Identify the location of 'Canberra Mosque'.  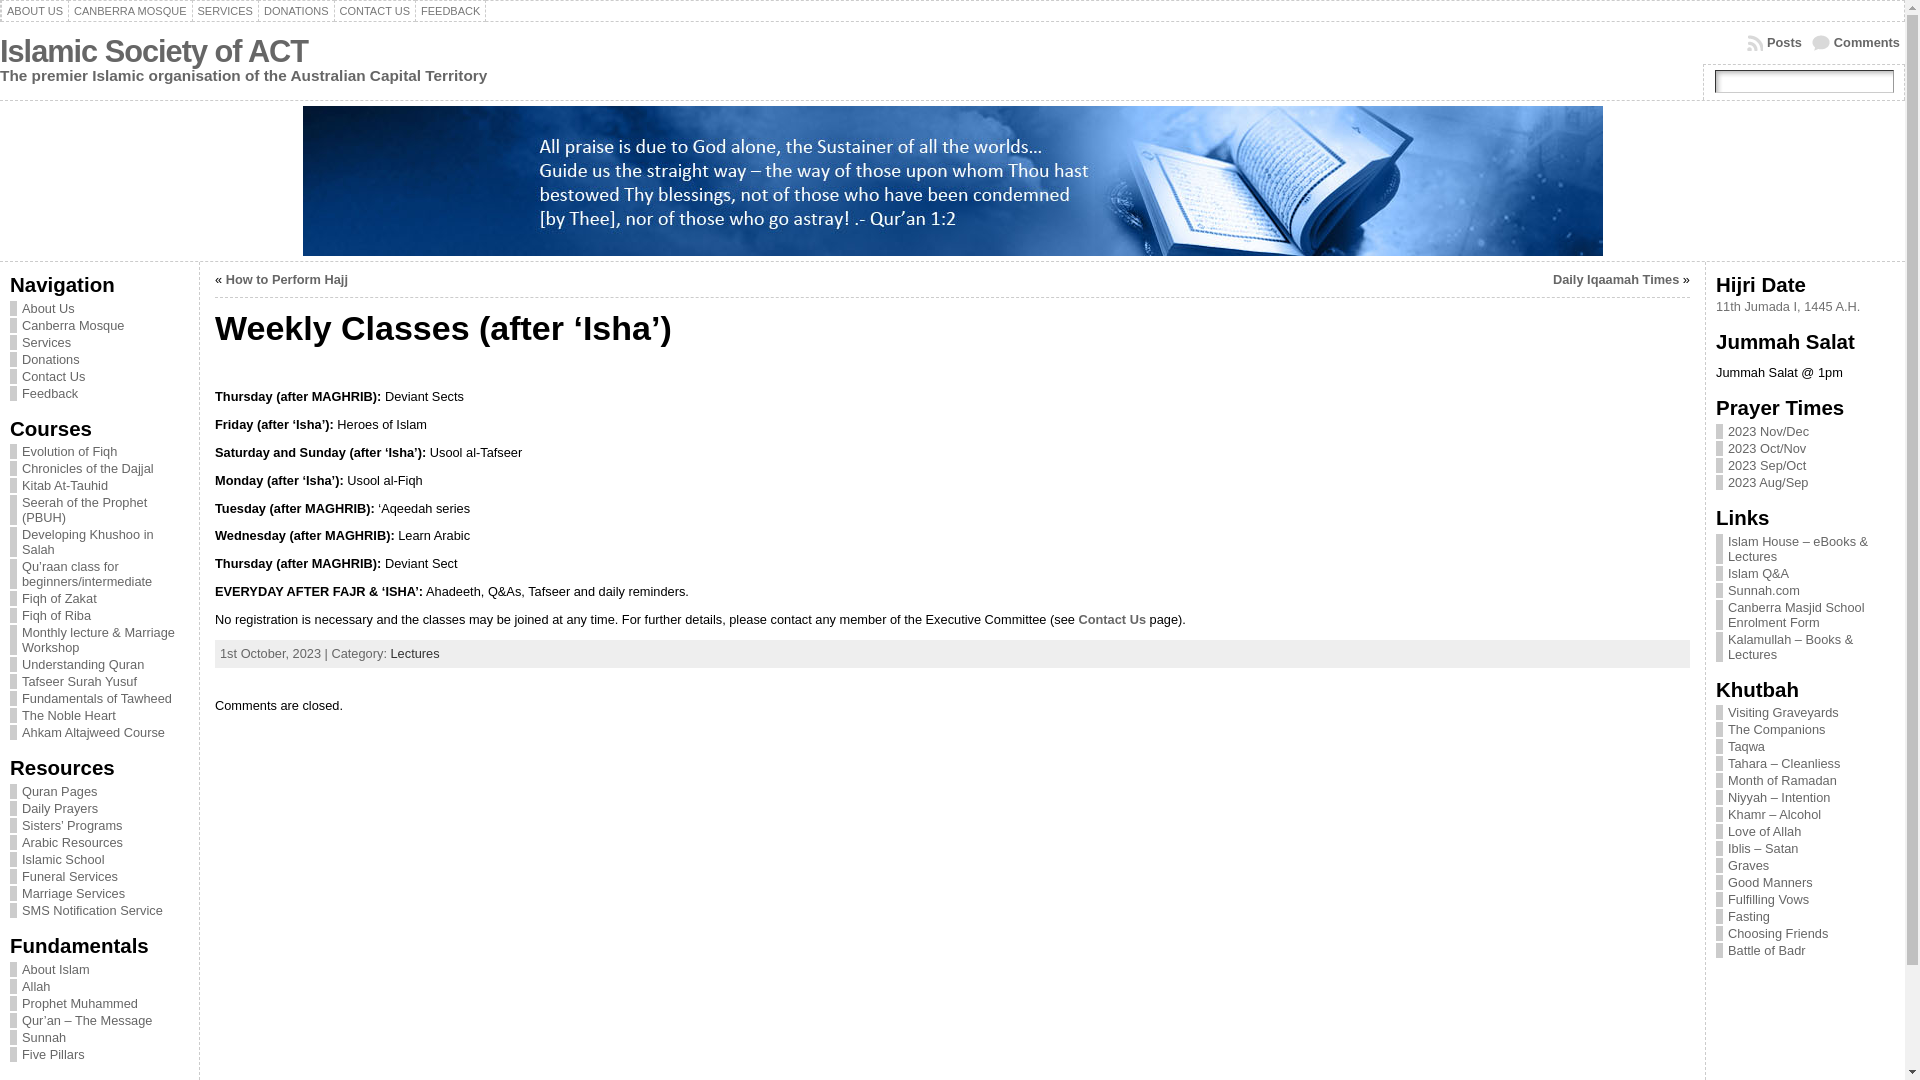
(98, 324).